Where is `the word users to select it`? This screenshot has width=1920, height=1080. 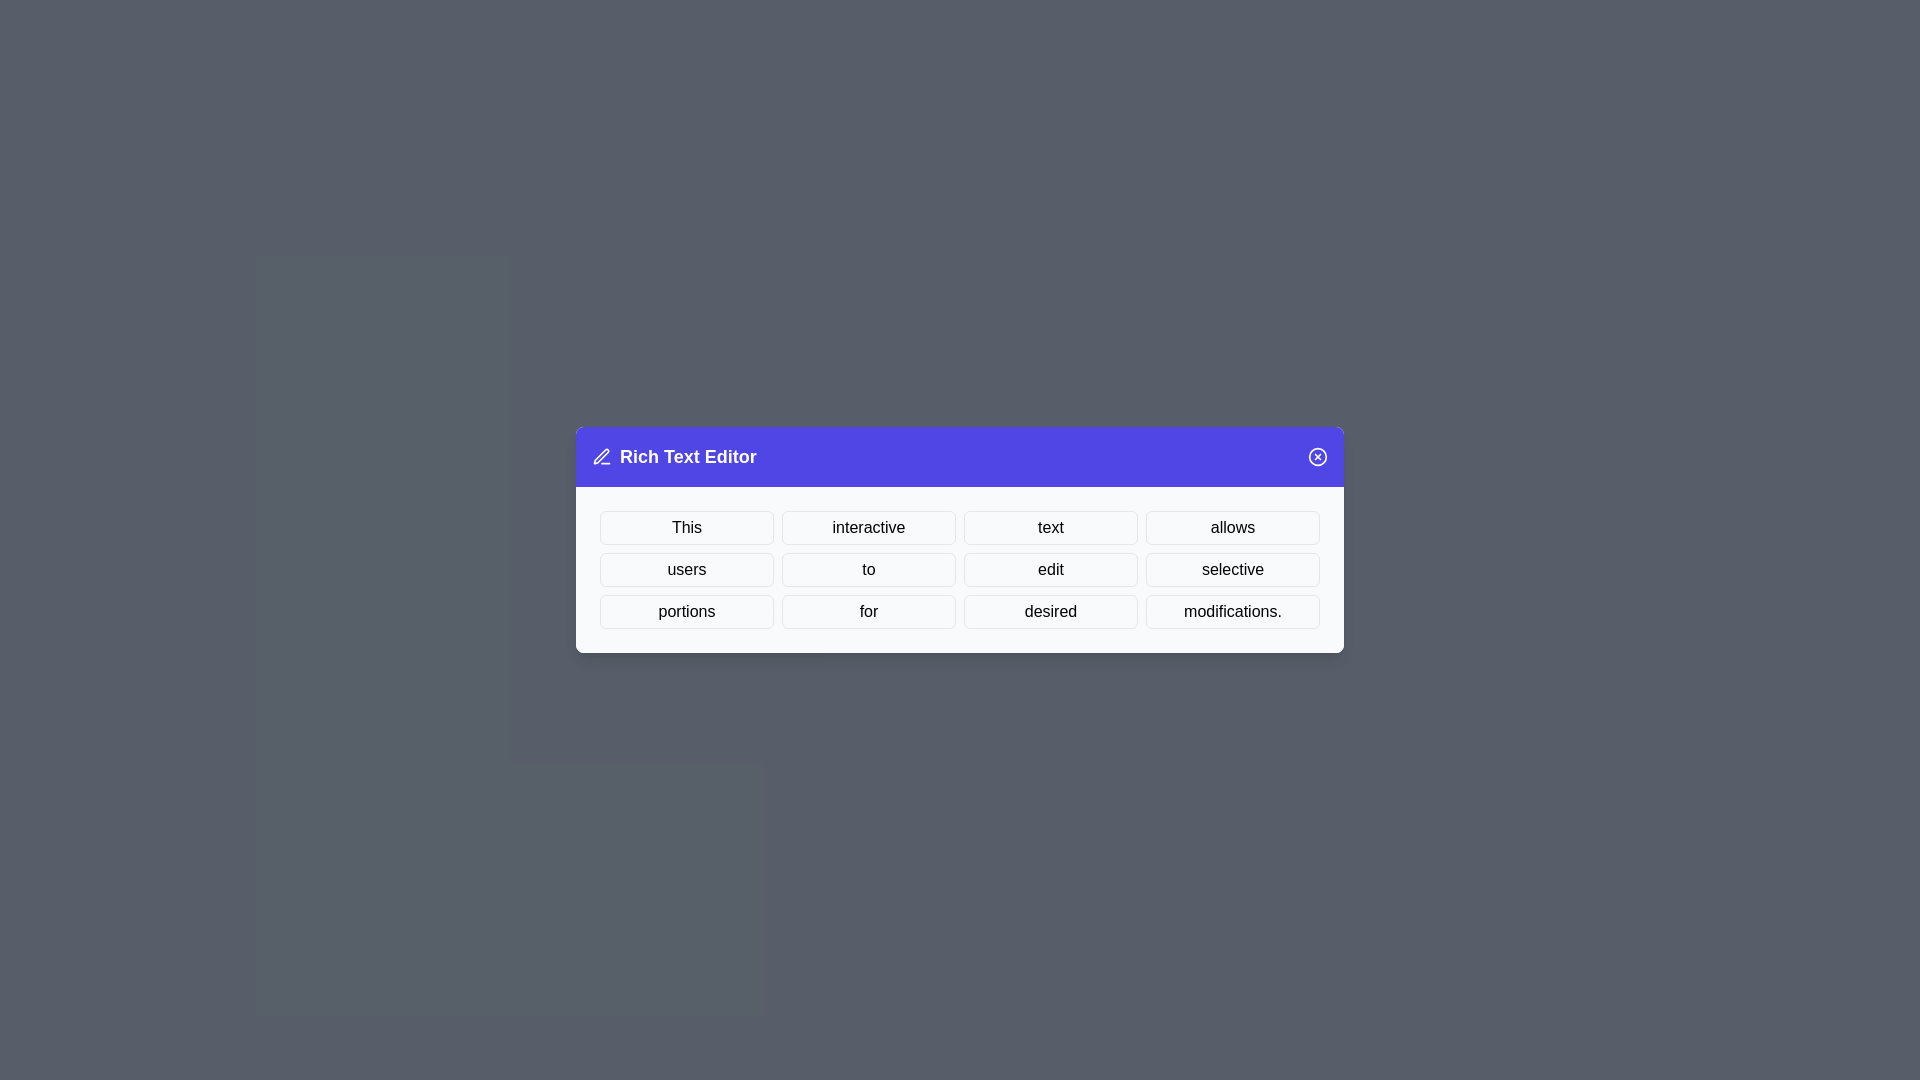
the word users to select it is located at coordinates (686, 570).